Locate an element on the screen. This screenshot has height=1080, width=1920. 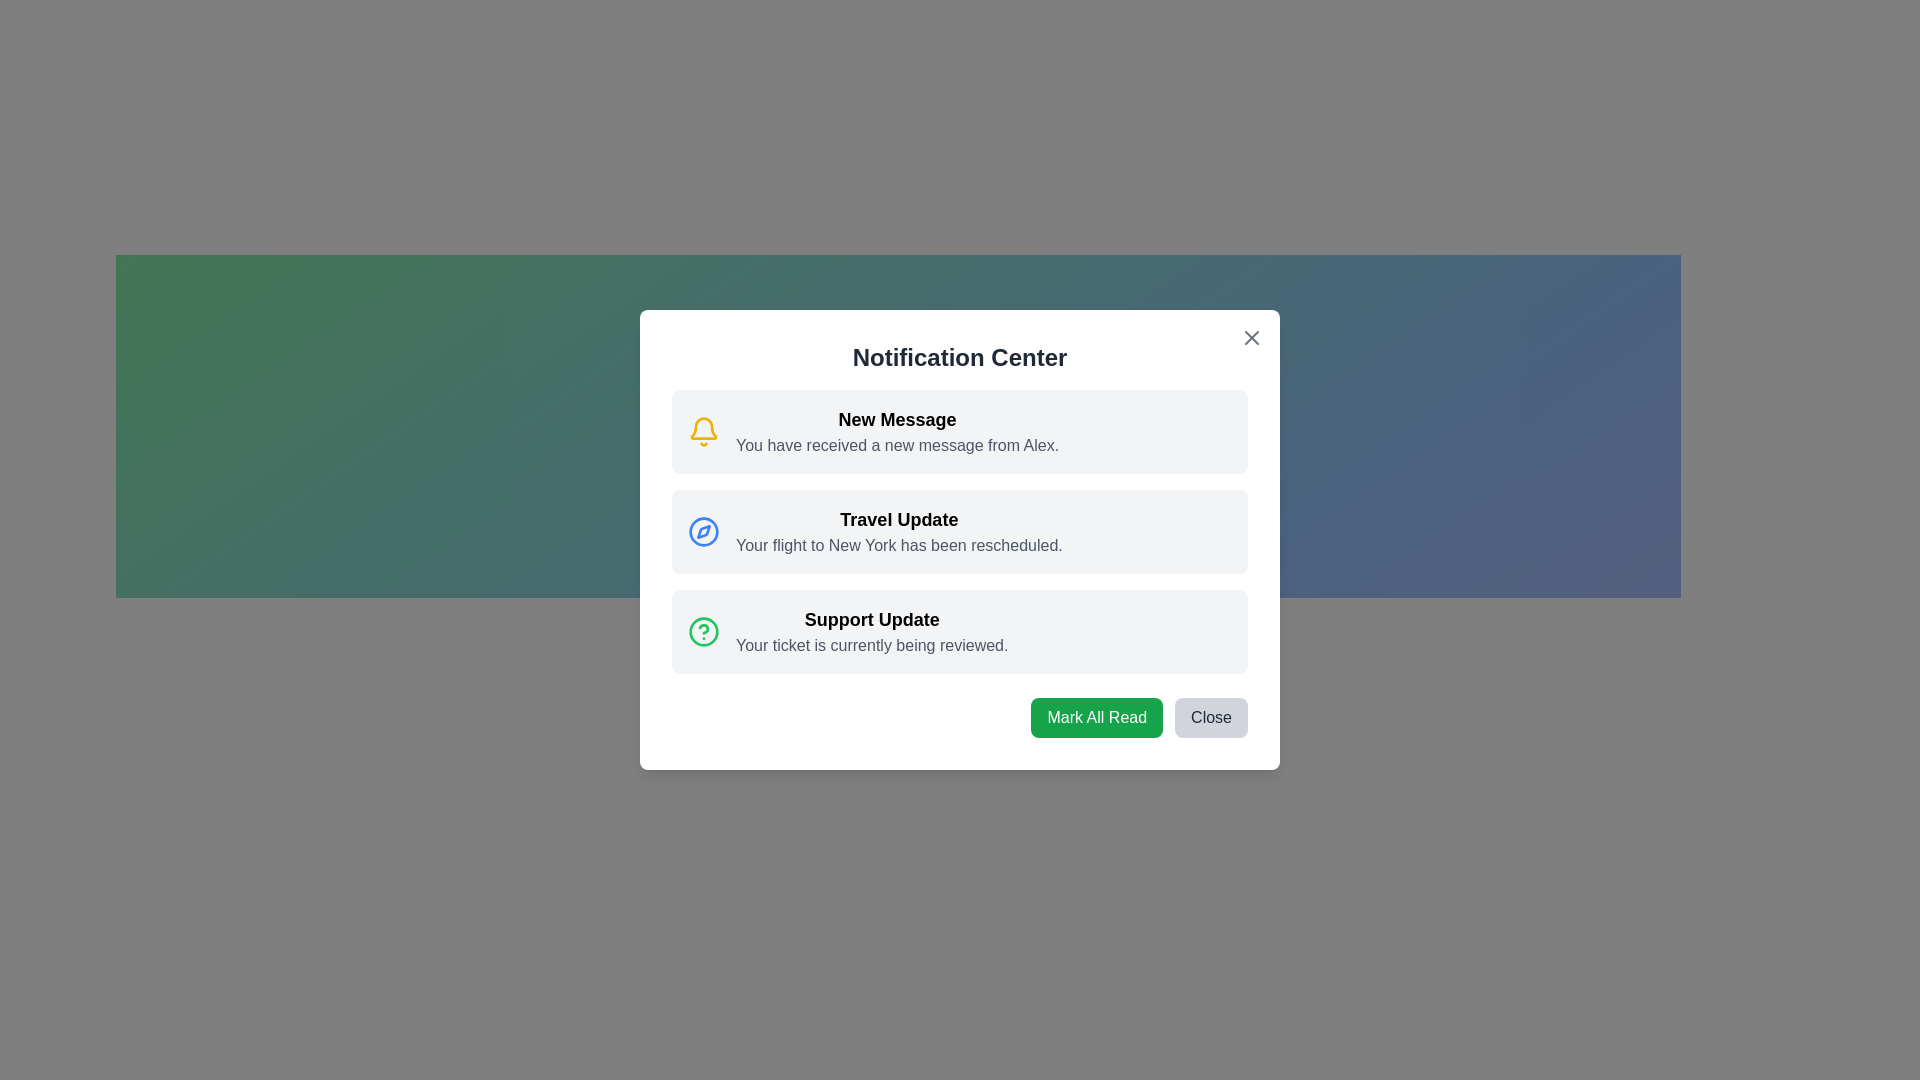
the close button located at the bottom-right corner of the modal window to change its background color is located at coordinates (1210, 716).